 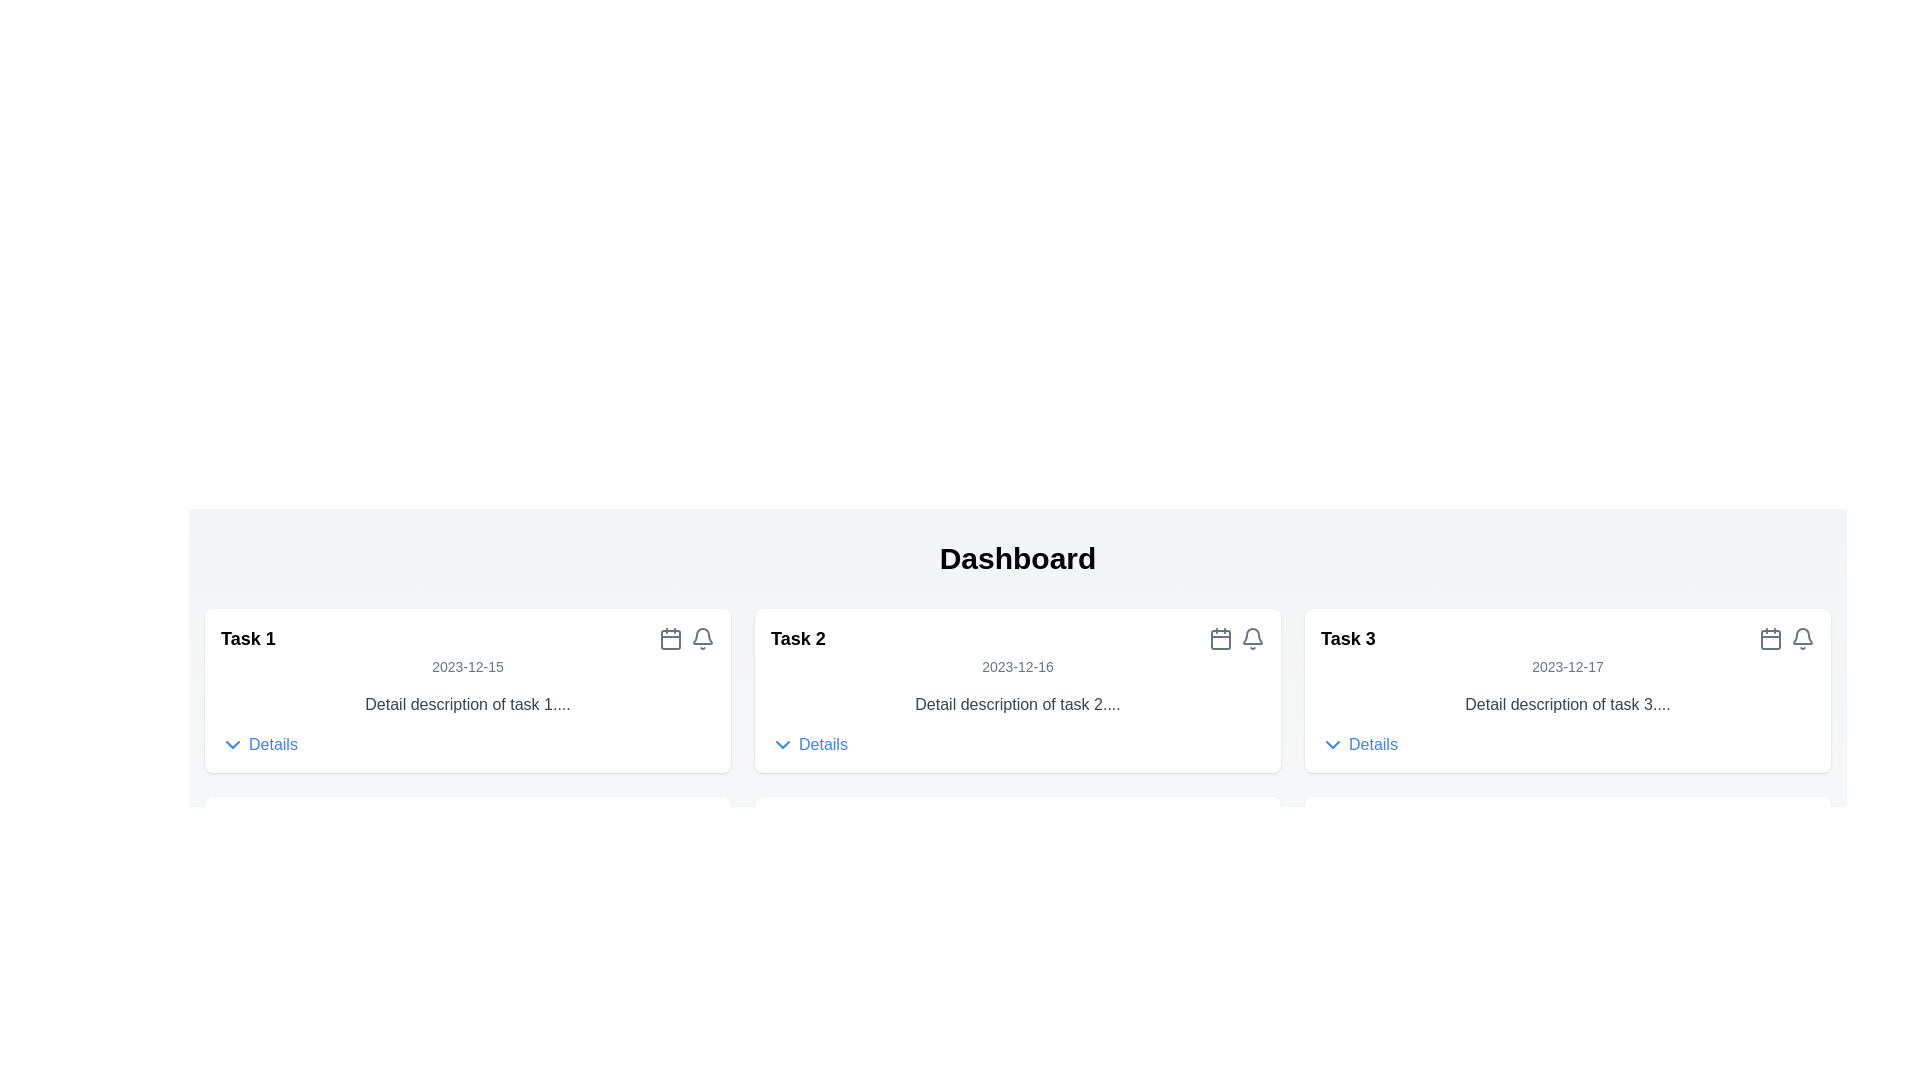 What do you see at coordinates (671, 639) in the screenshot?
I see `the calendar icon located in the upper-right corner of the first task card, beside the task name and date` at bounding box center [671, 639].